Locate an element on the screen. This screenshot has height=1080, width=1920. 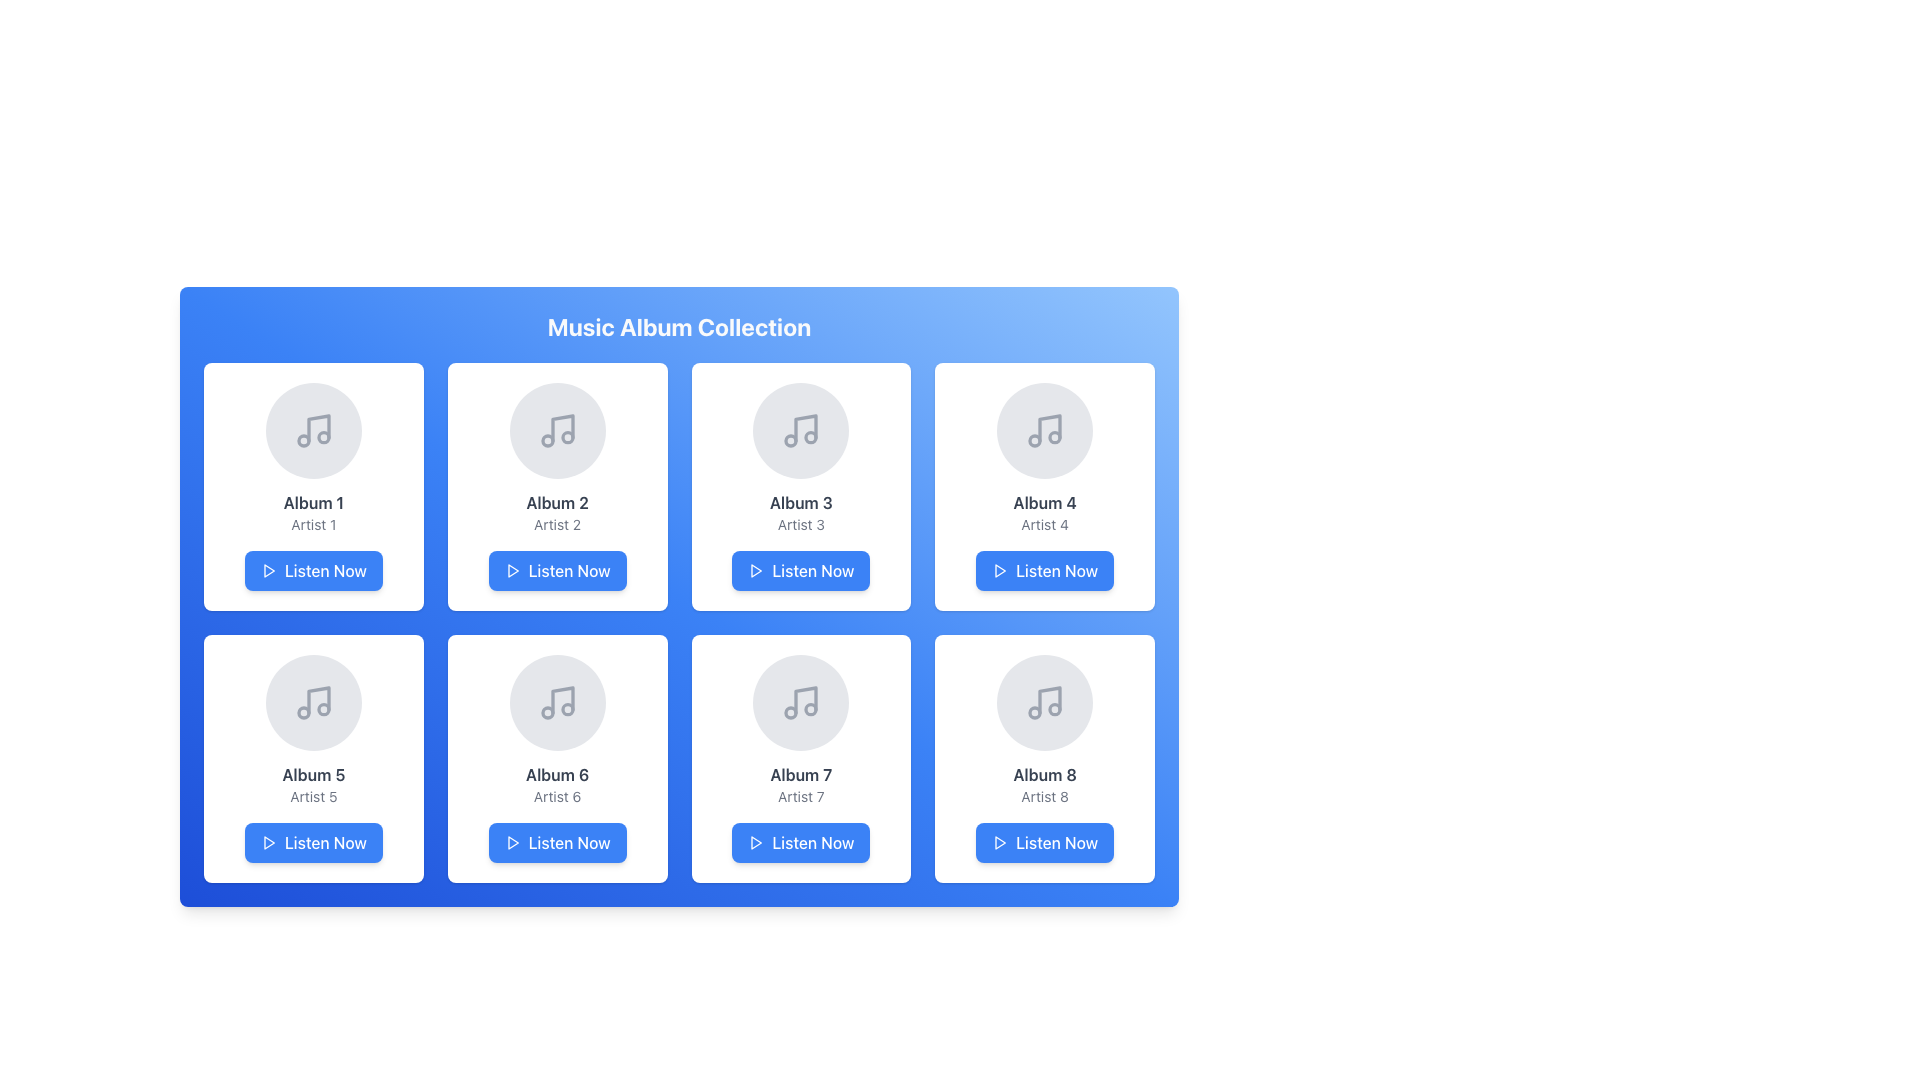
the text label that reads 'Artist 8', which is styled in gray and positioned below 'Album 8' and above the 'Listen Now' button in the eighth card of the grid layout is located at coordinates (1044, 796).